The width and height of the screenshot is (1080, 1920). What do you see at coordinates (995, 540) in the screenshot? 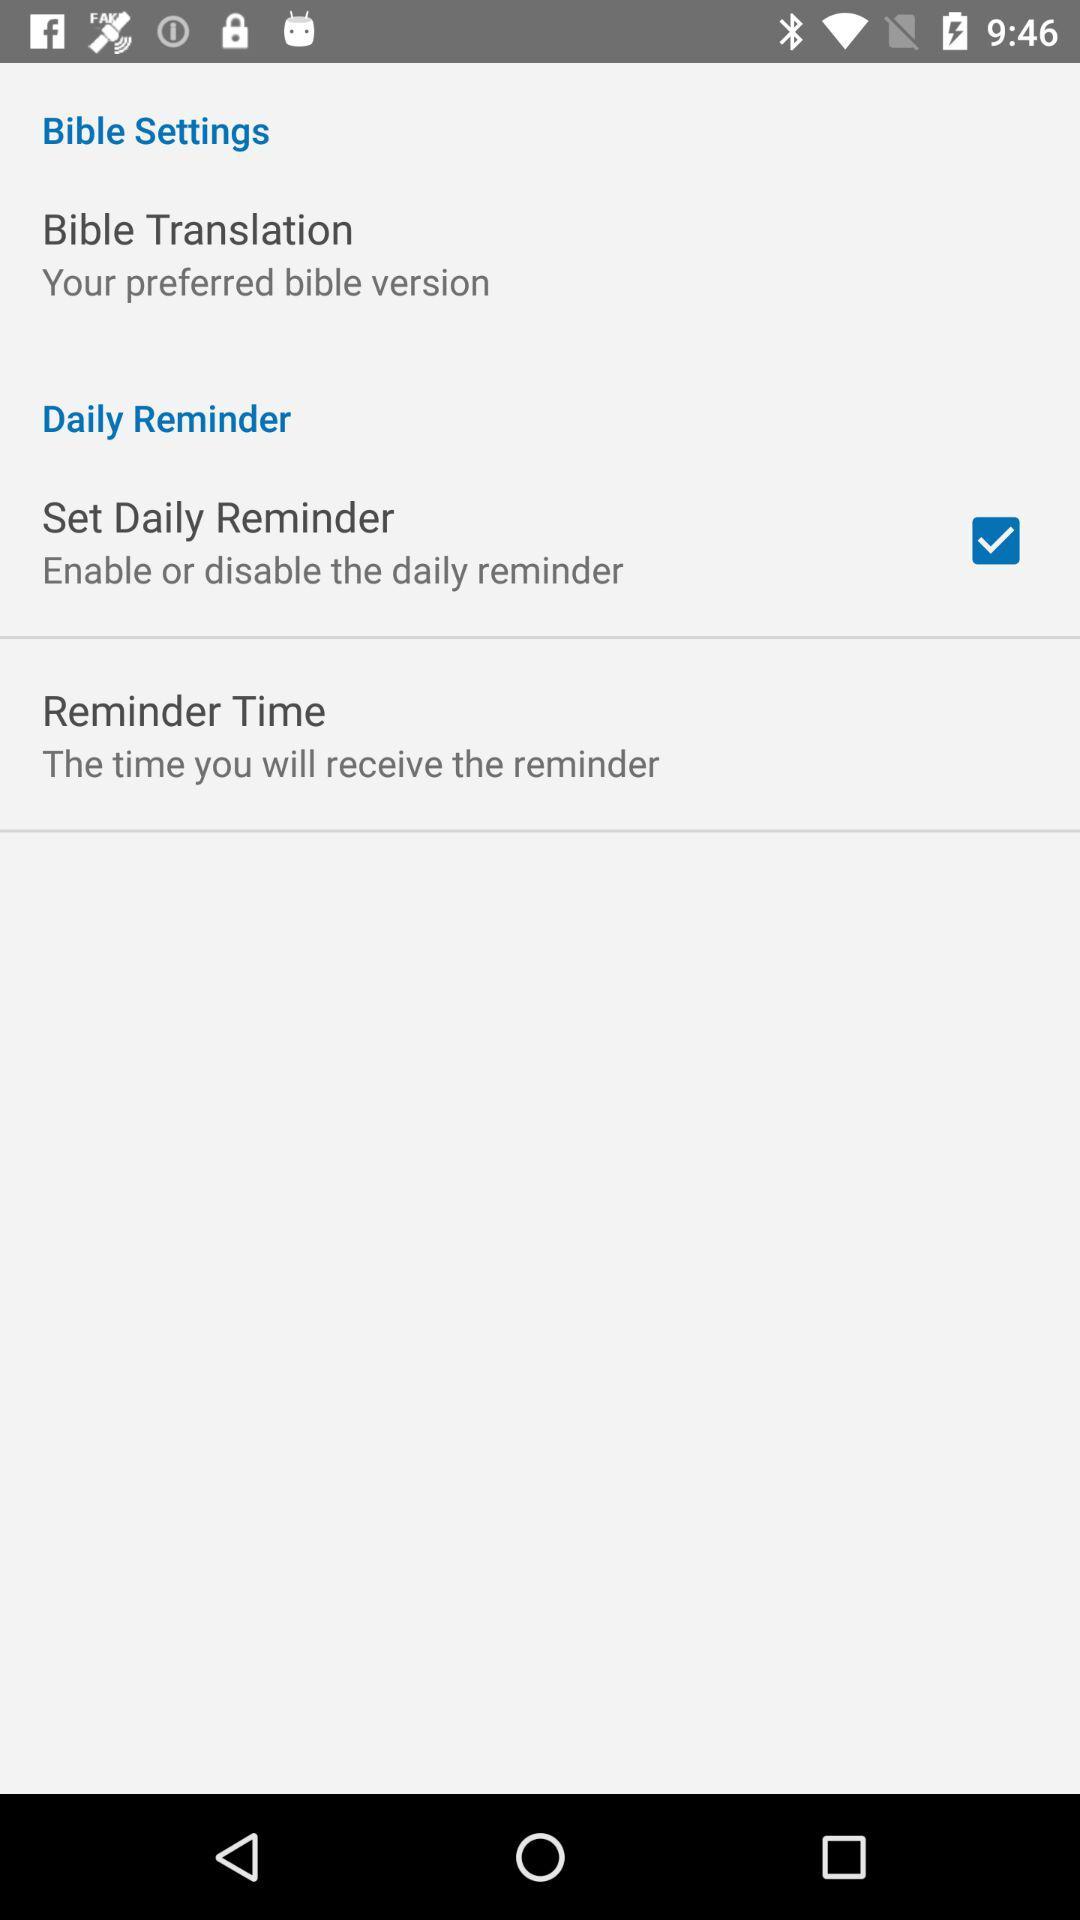
I see `the icon at the top right corner` at bounding box center [995, 540].